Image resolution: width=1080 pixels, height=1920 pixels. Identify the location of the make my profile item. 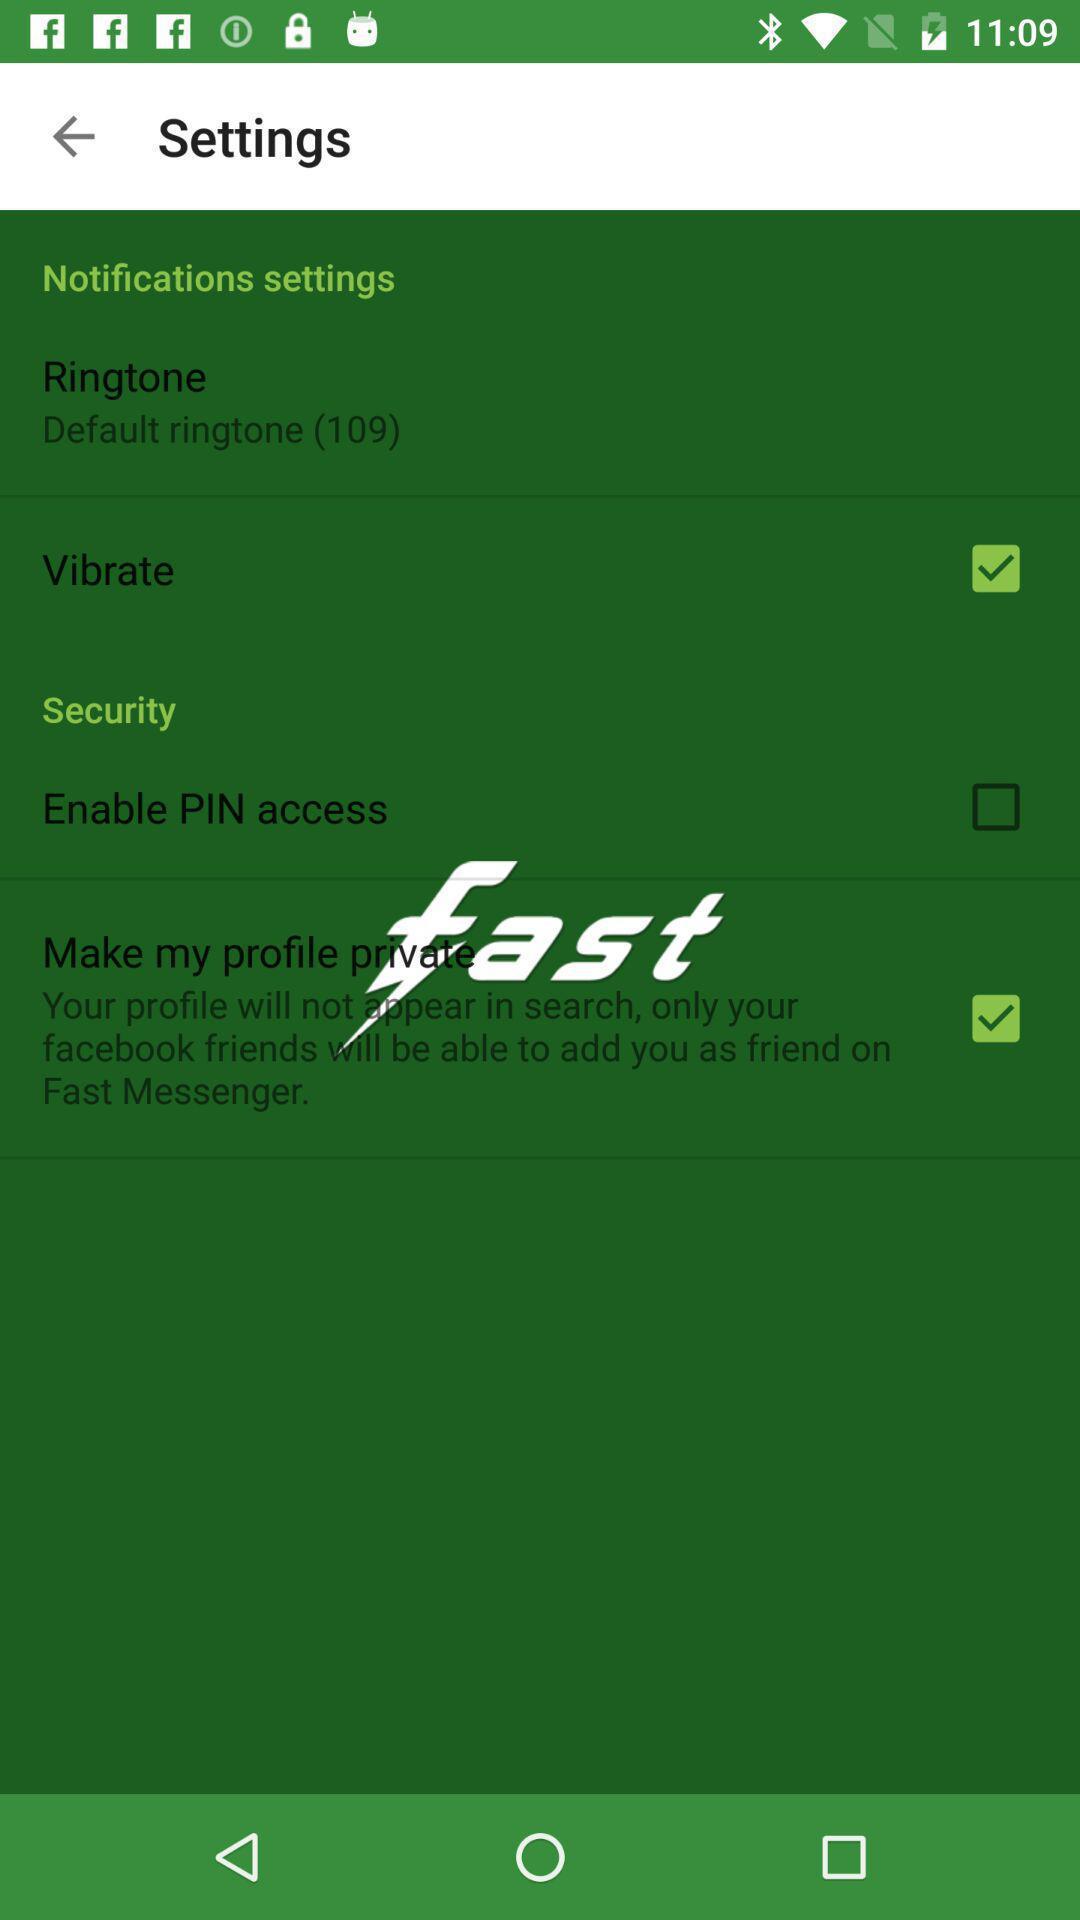
(258, 949).